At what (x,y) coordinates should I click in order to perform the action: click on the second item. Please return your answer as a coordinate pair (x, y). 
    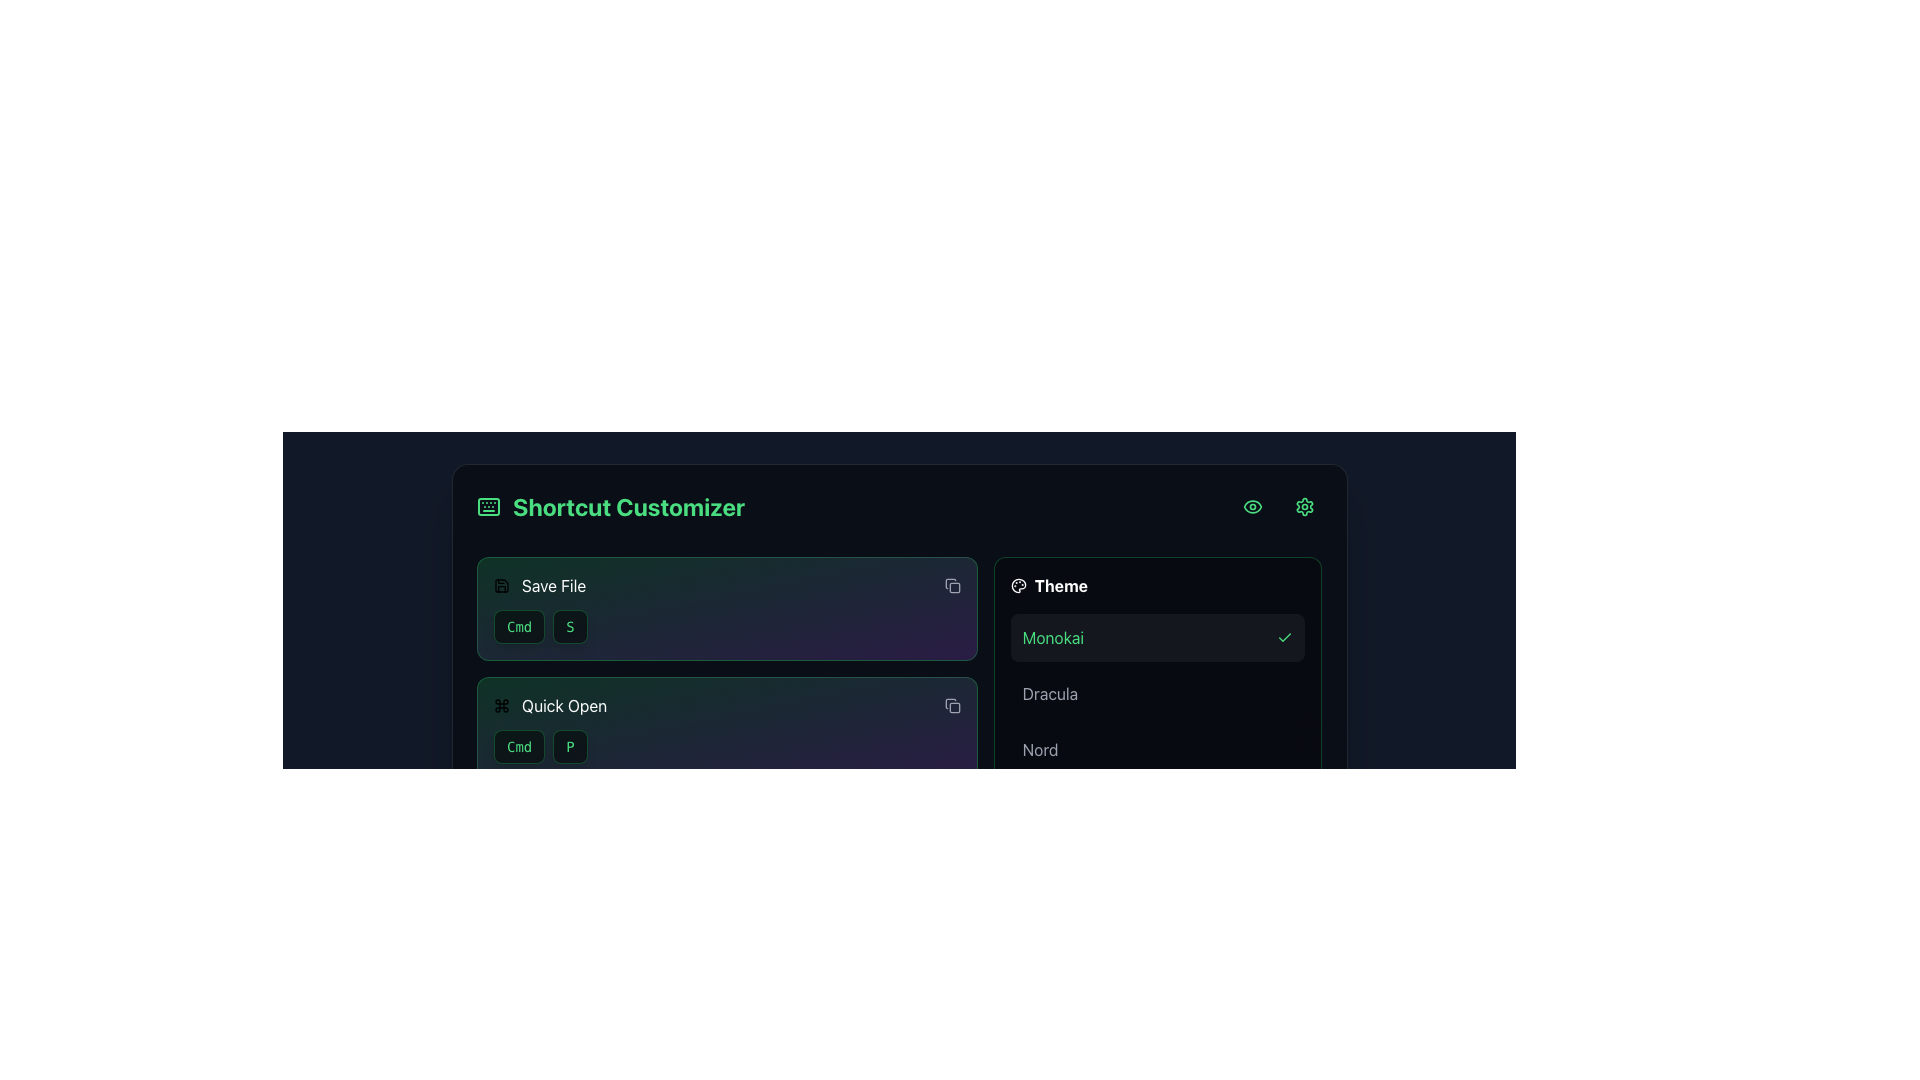
    Looking at the image, I should click on (1158, 693).